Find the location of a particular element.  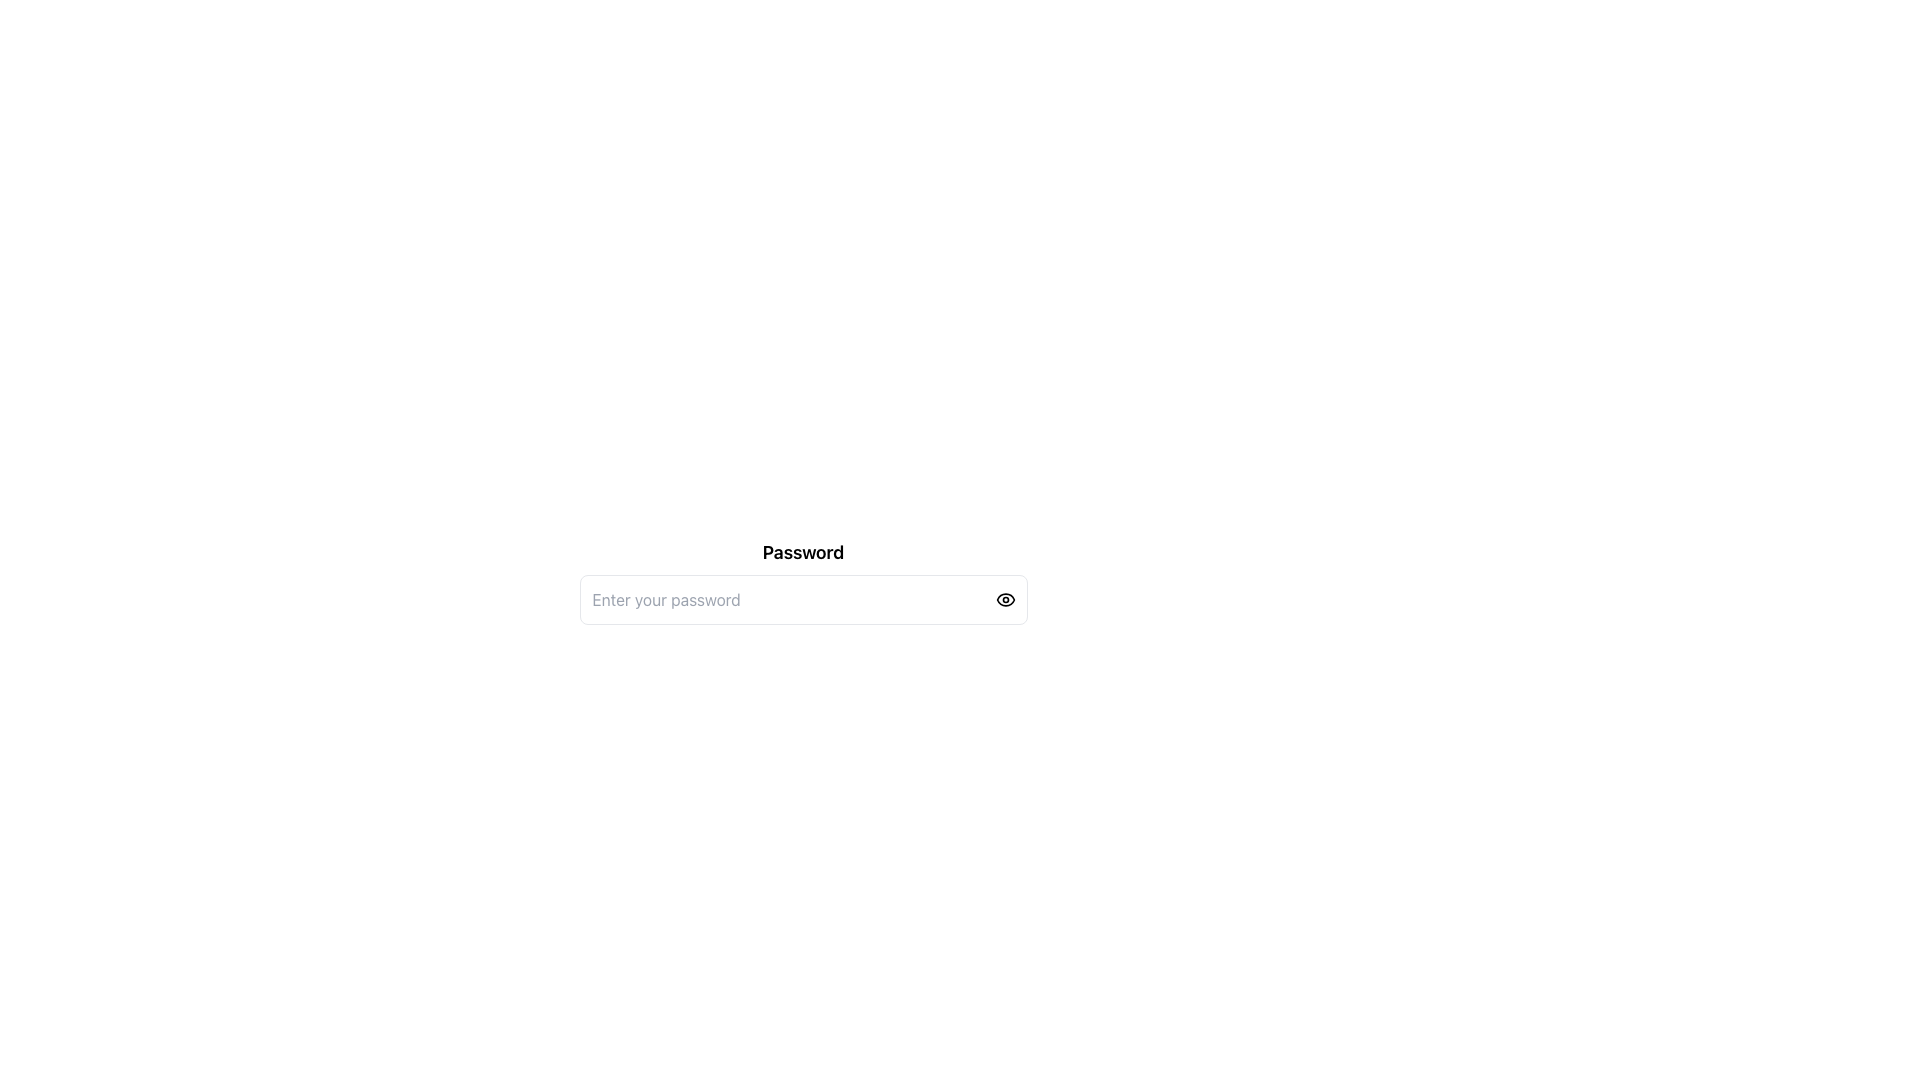

the eye icon located on the right side of the password input field is located at coordinates (1005, 599).